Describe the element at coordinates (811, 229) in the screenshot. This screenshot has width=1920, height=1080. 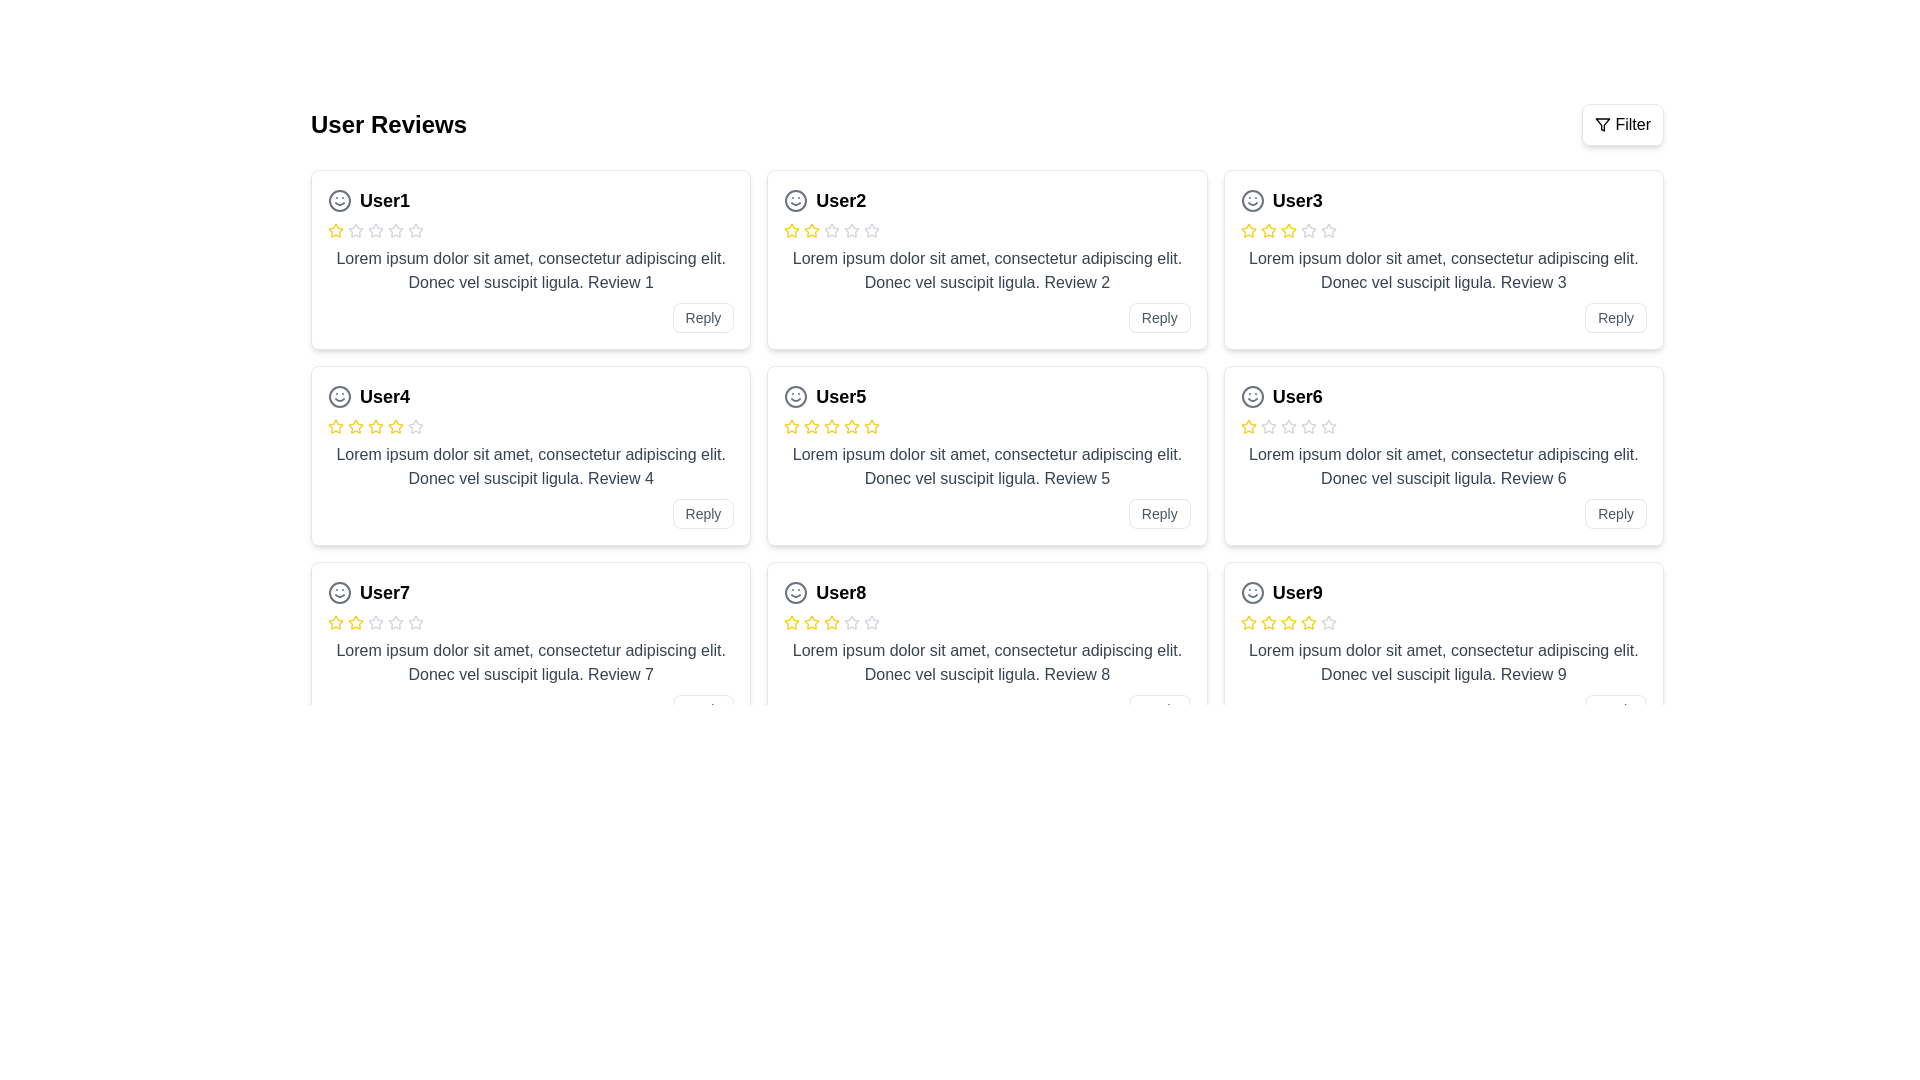
I see `the second yellow star` at that location.